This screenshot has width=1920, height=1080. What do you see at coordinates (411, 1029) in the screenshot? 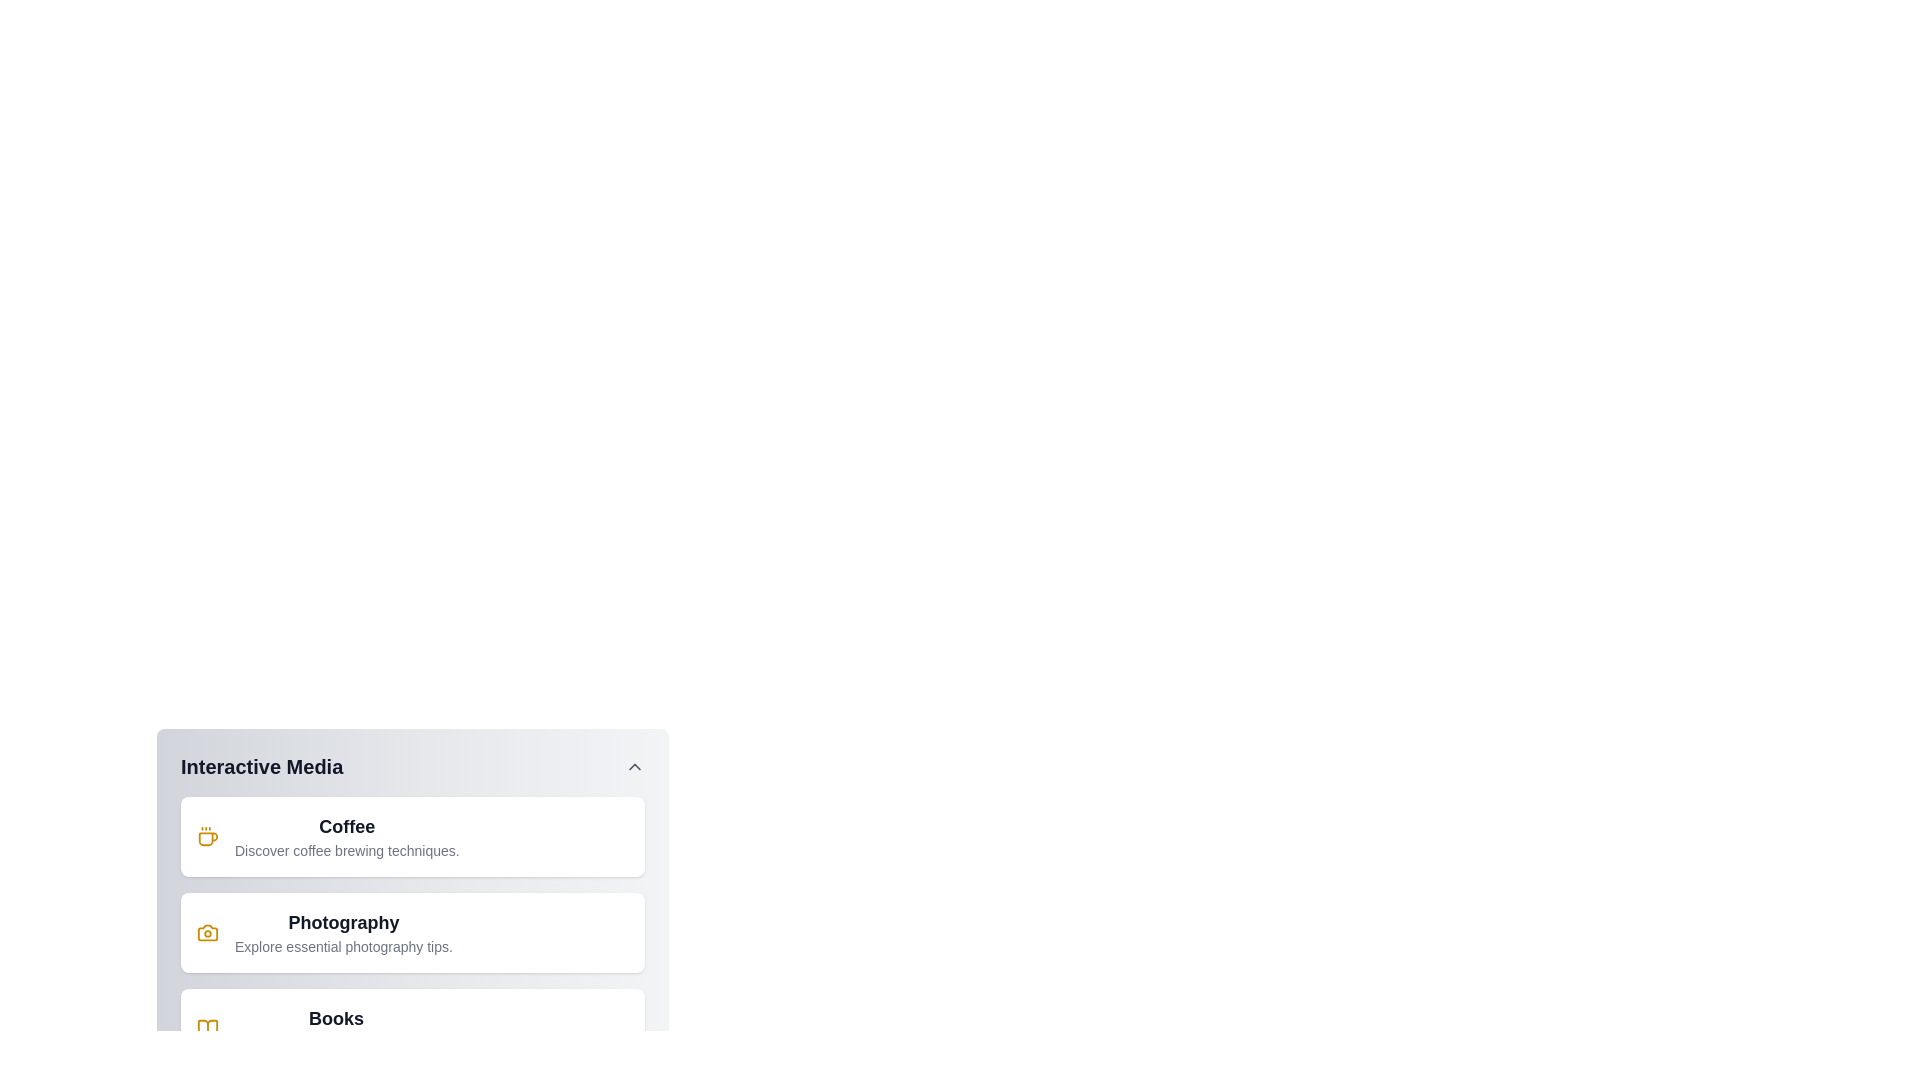
I see `the menu item Books from the InteractiveMediaMenu` at bounding box center [411, 1029].